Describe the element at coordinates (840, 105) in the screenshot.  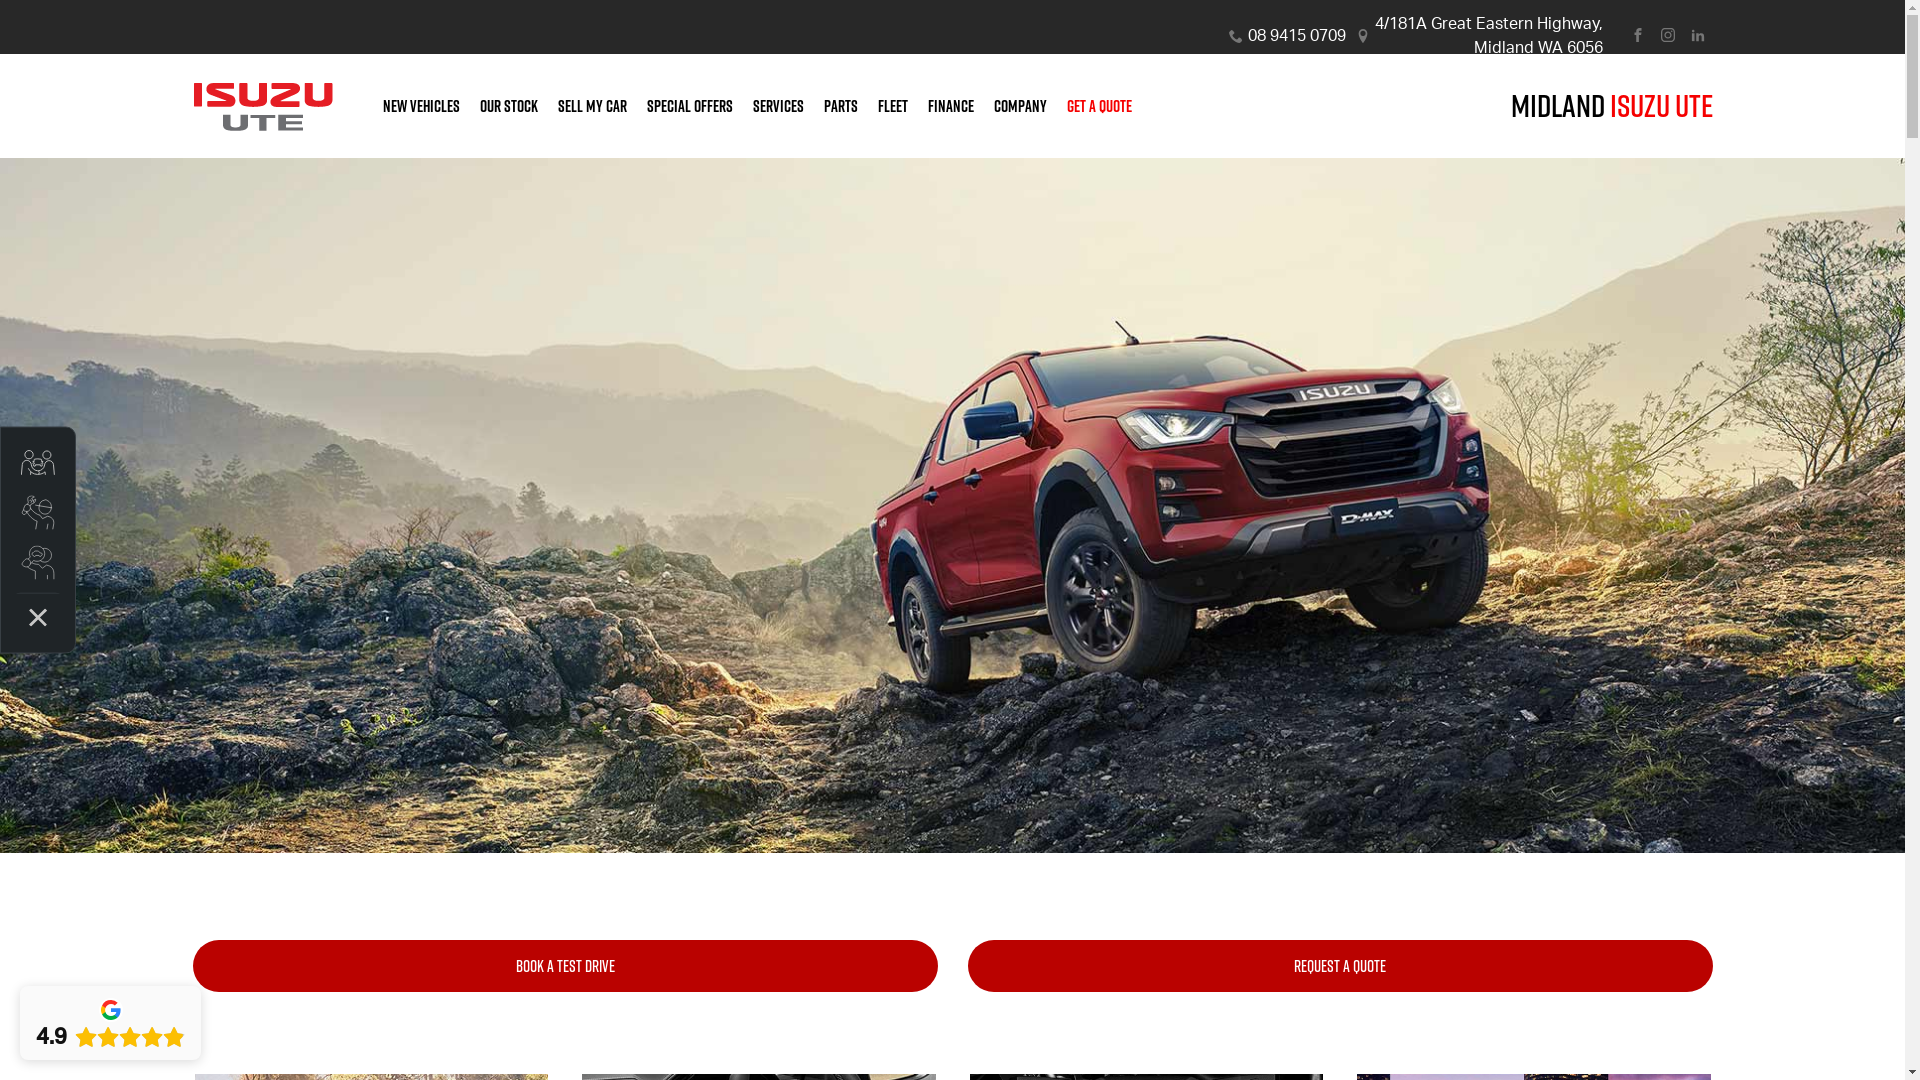
I see `'PARTS'` at that location.